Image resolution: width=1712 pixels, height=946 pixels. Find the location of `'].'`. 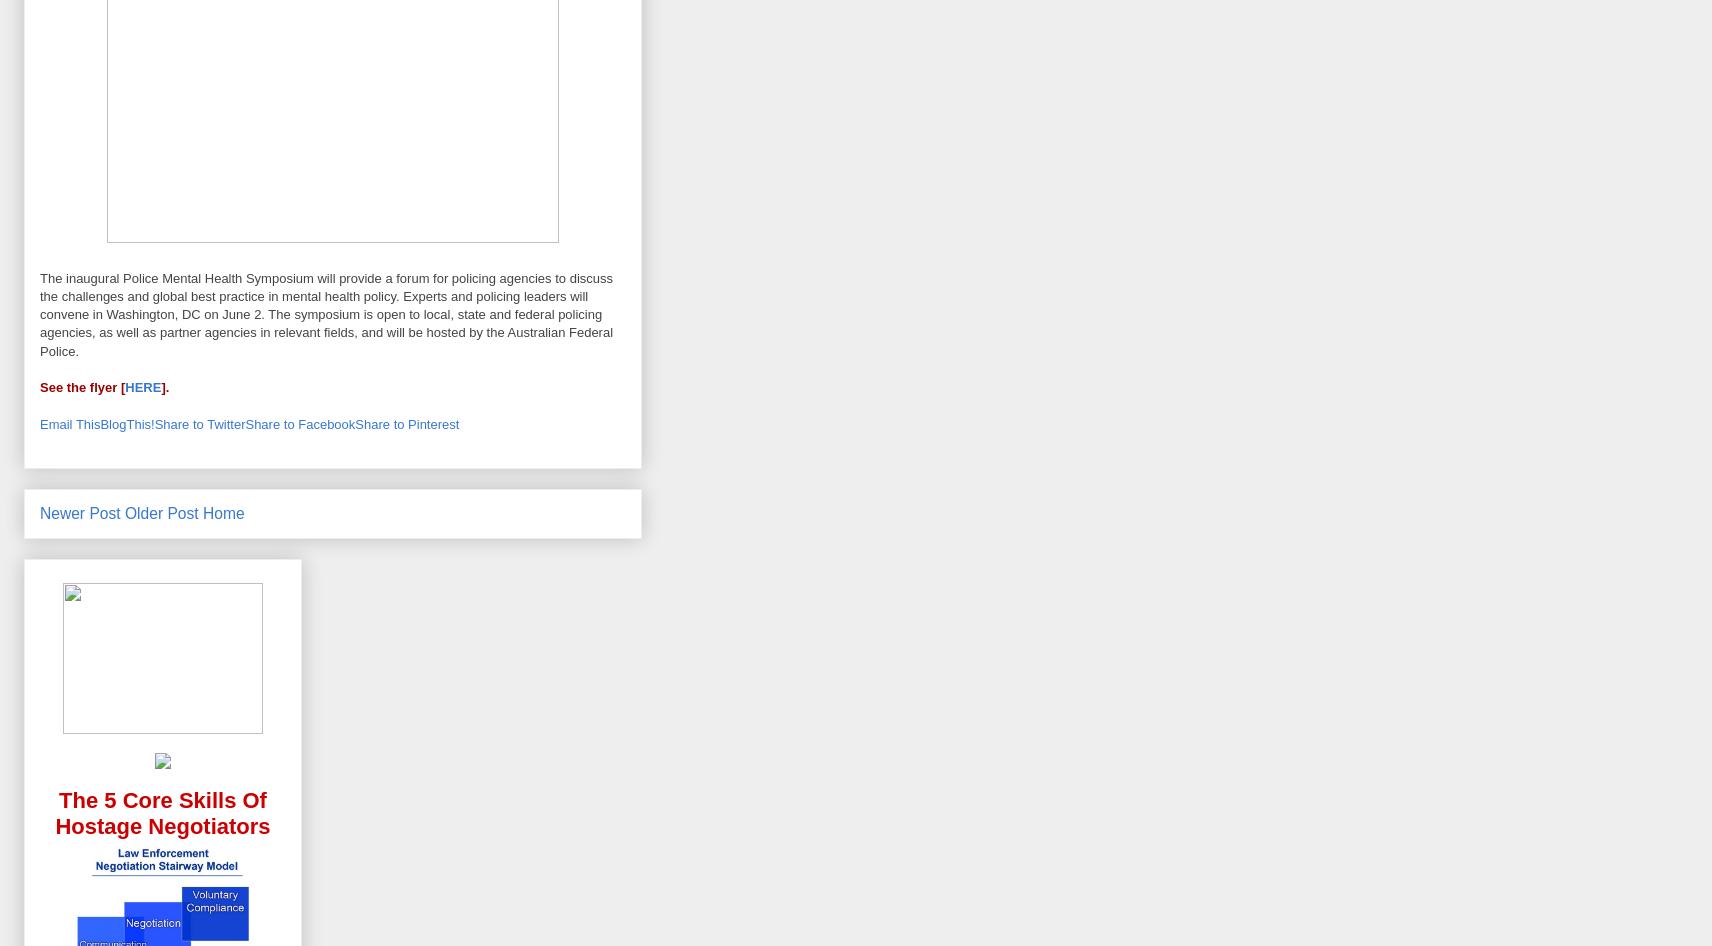

'].' is located at coordinates (165, 387).